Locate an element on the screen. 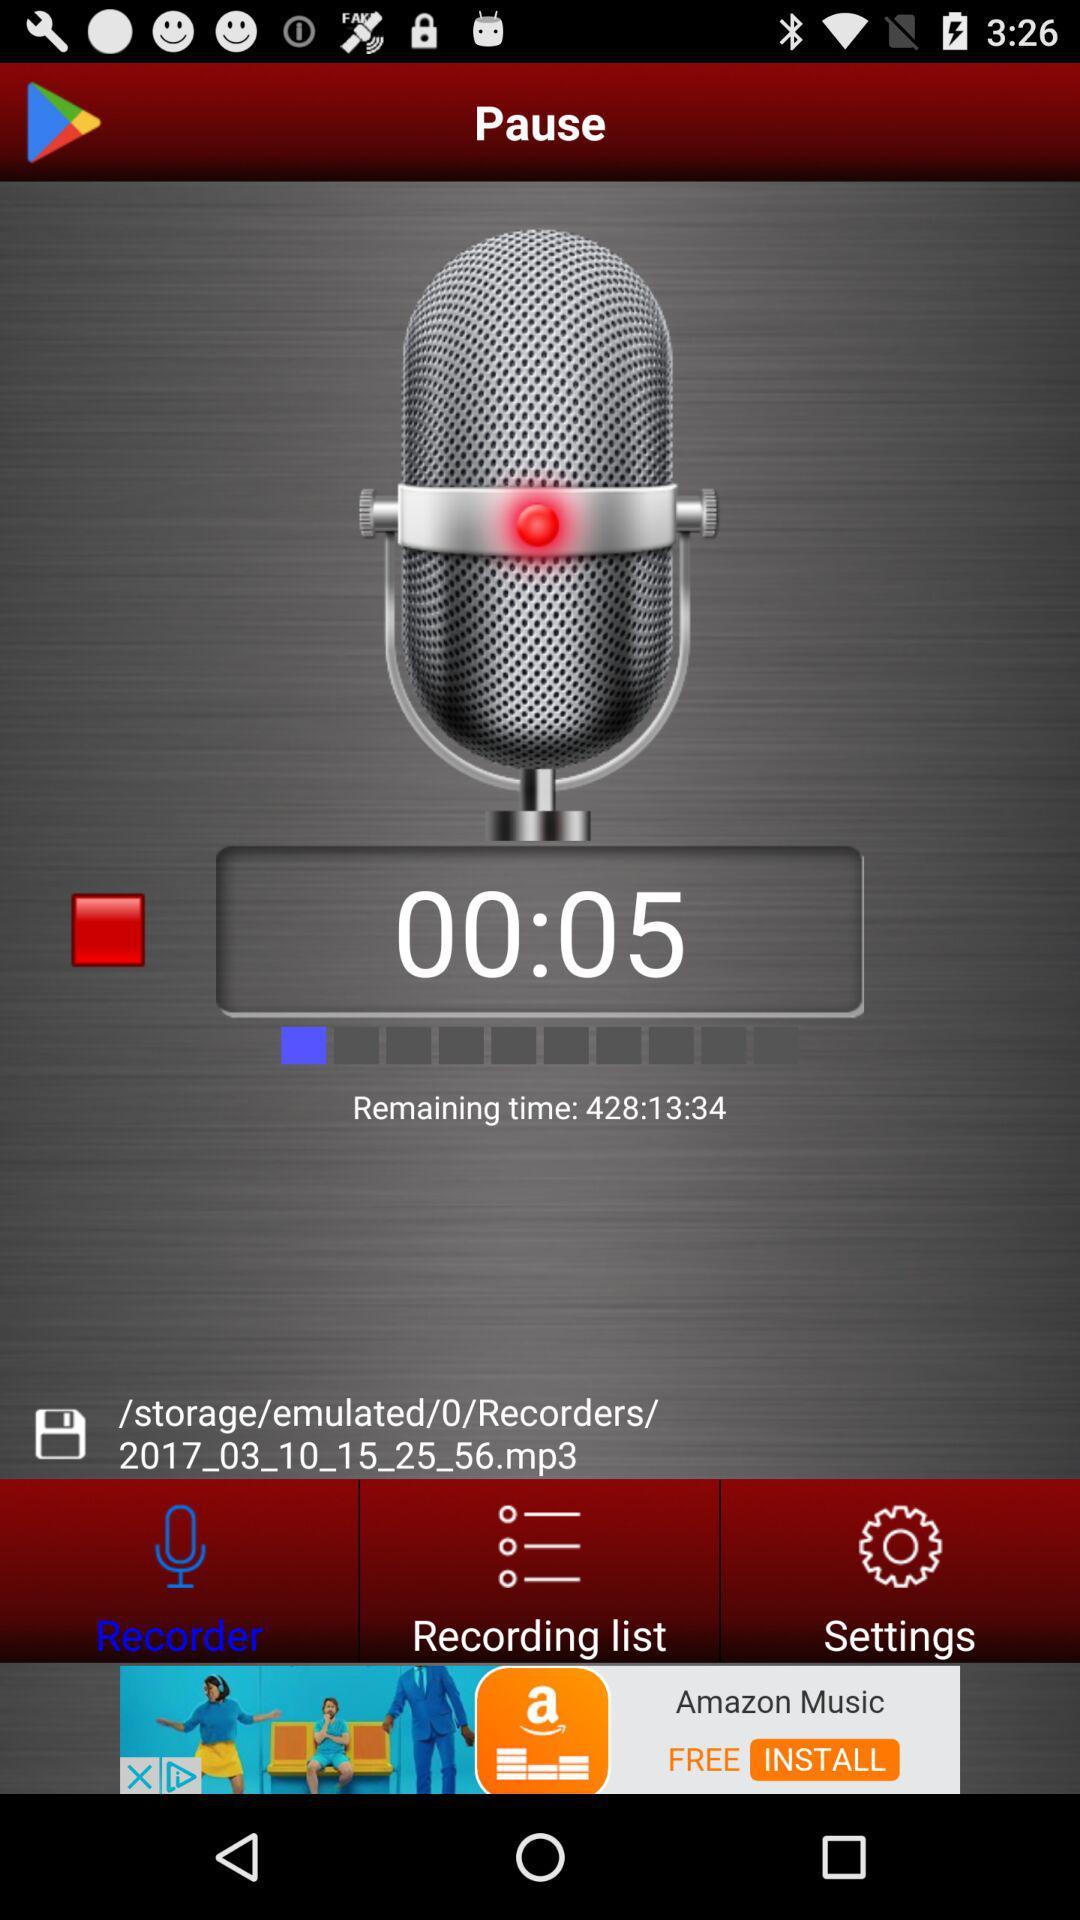 The width and height of the screenshot is (1080, 1920). open settings is located at coordinates (900, 1569).